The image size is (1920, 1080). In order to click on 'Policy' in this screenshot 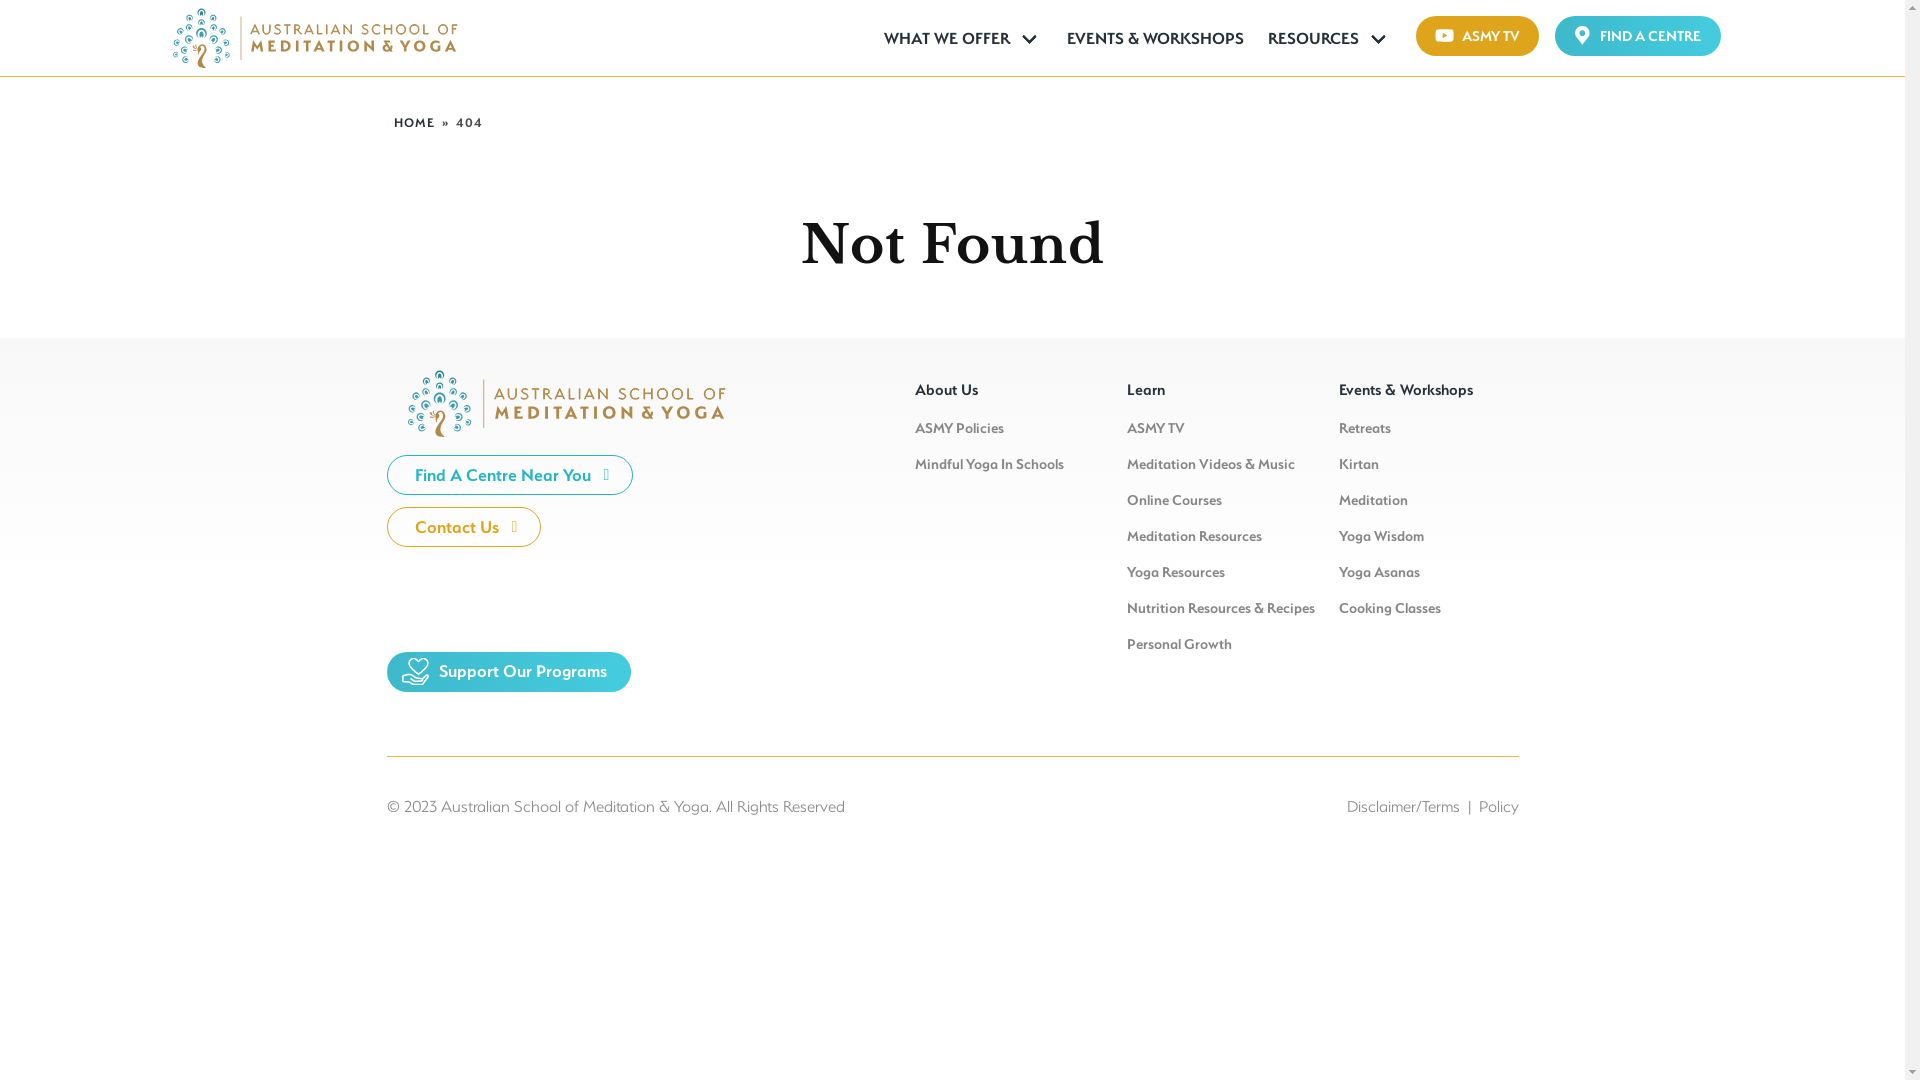, I will do `click(1497, 804)`.